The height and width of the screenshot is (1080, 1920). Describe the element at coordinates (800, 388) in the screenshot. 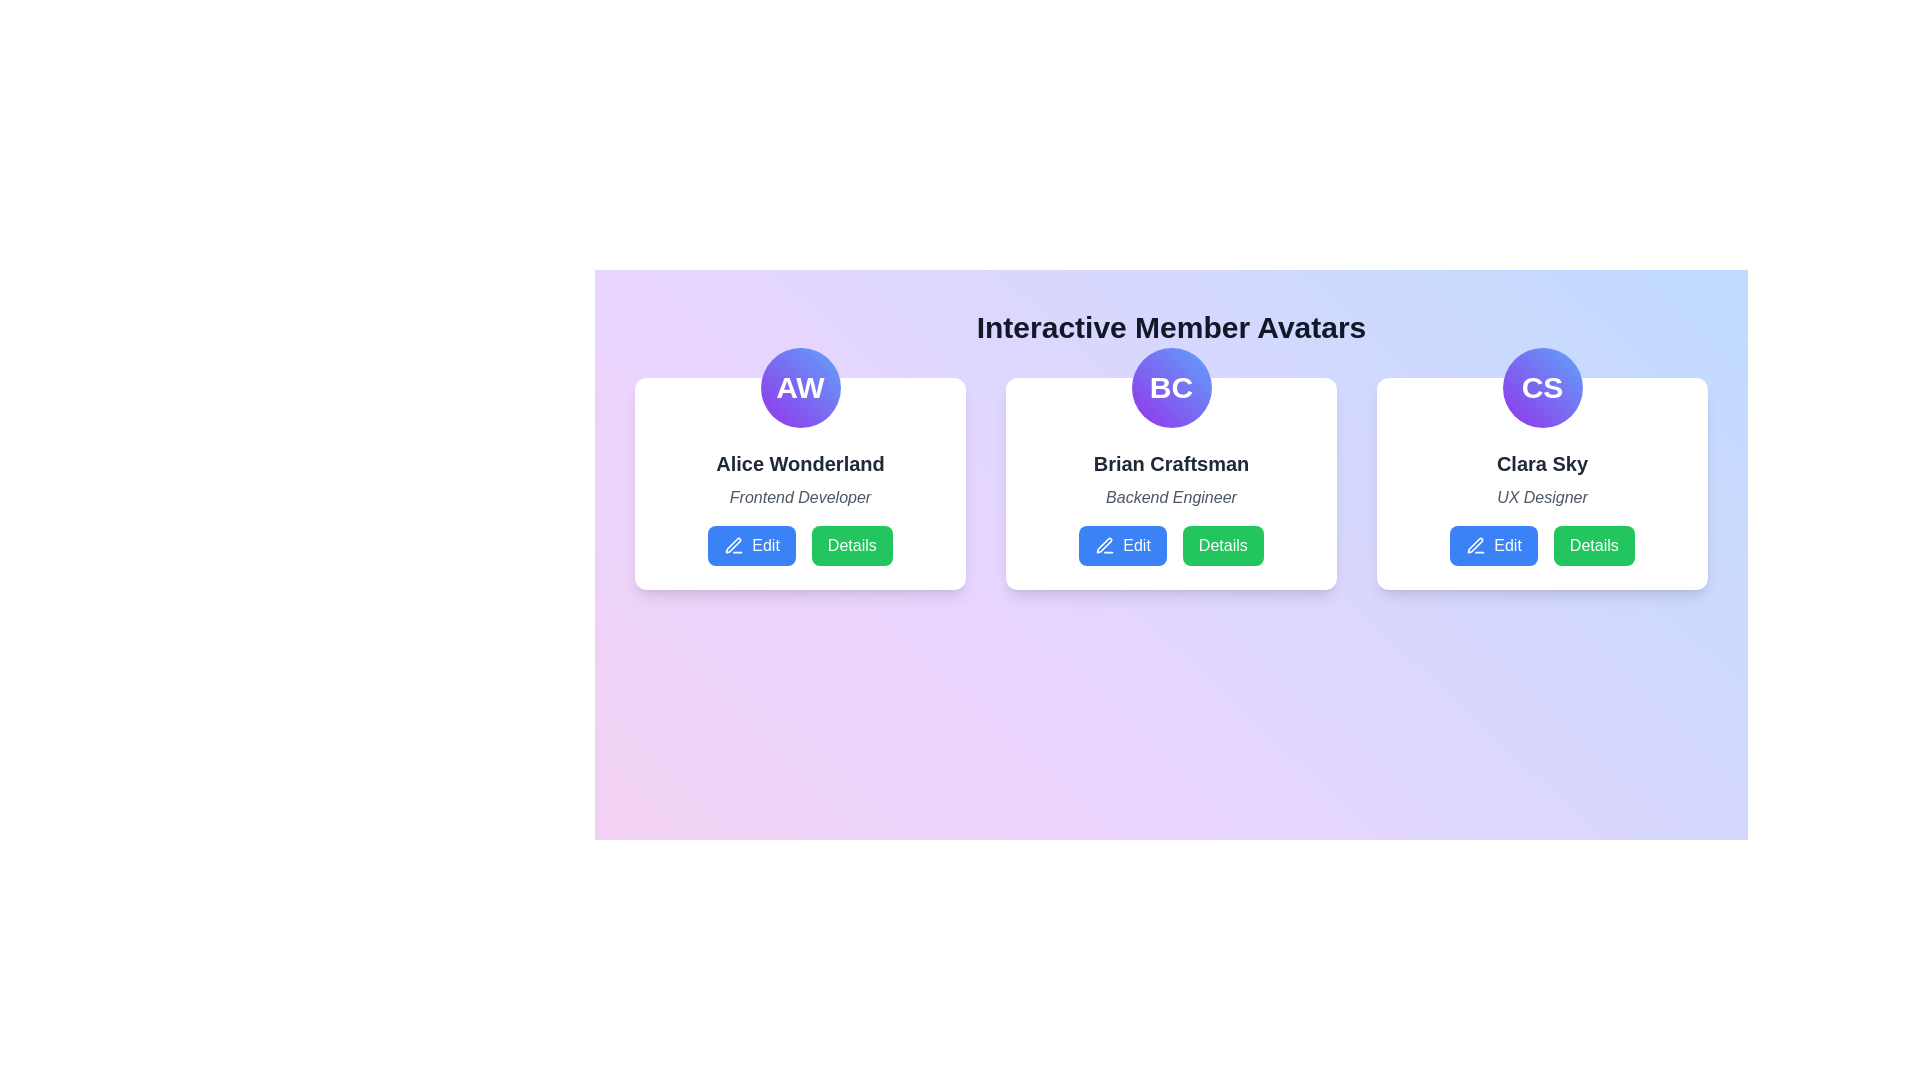

I see `the circular badge avatar displaying 'AW' in white, which is centered above the card for 'Alice Wonderland'` at that location.